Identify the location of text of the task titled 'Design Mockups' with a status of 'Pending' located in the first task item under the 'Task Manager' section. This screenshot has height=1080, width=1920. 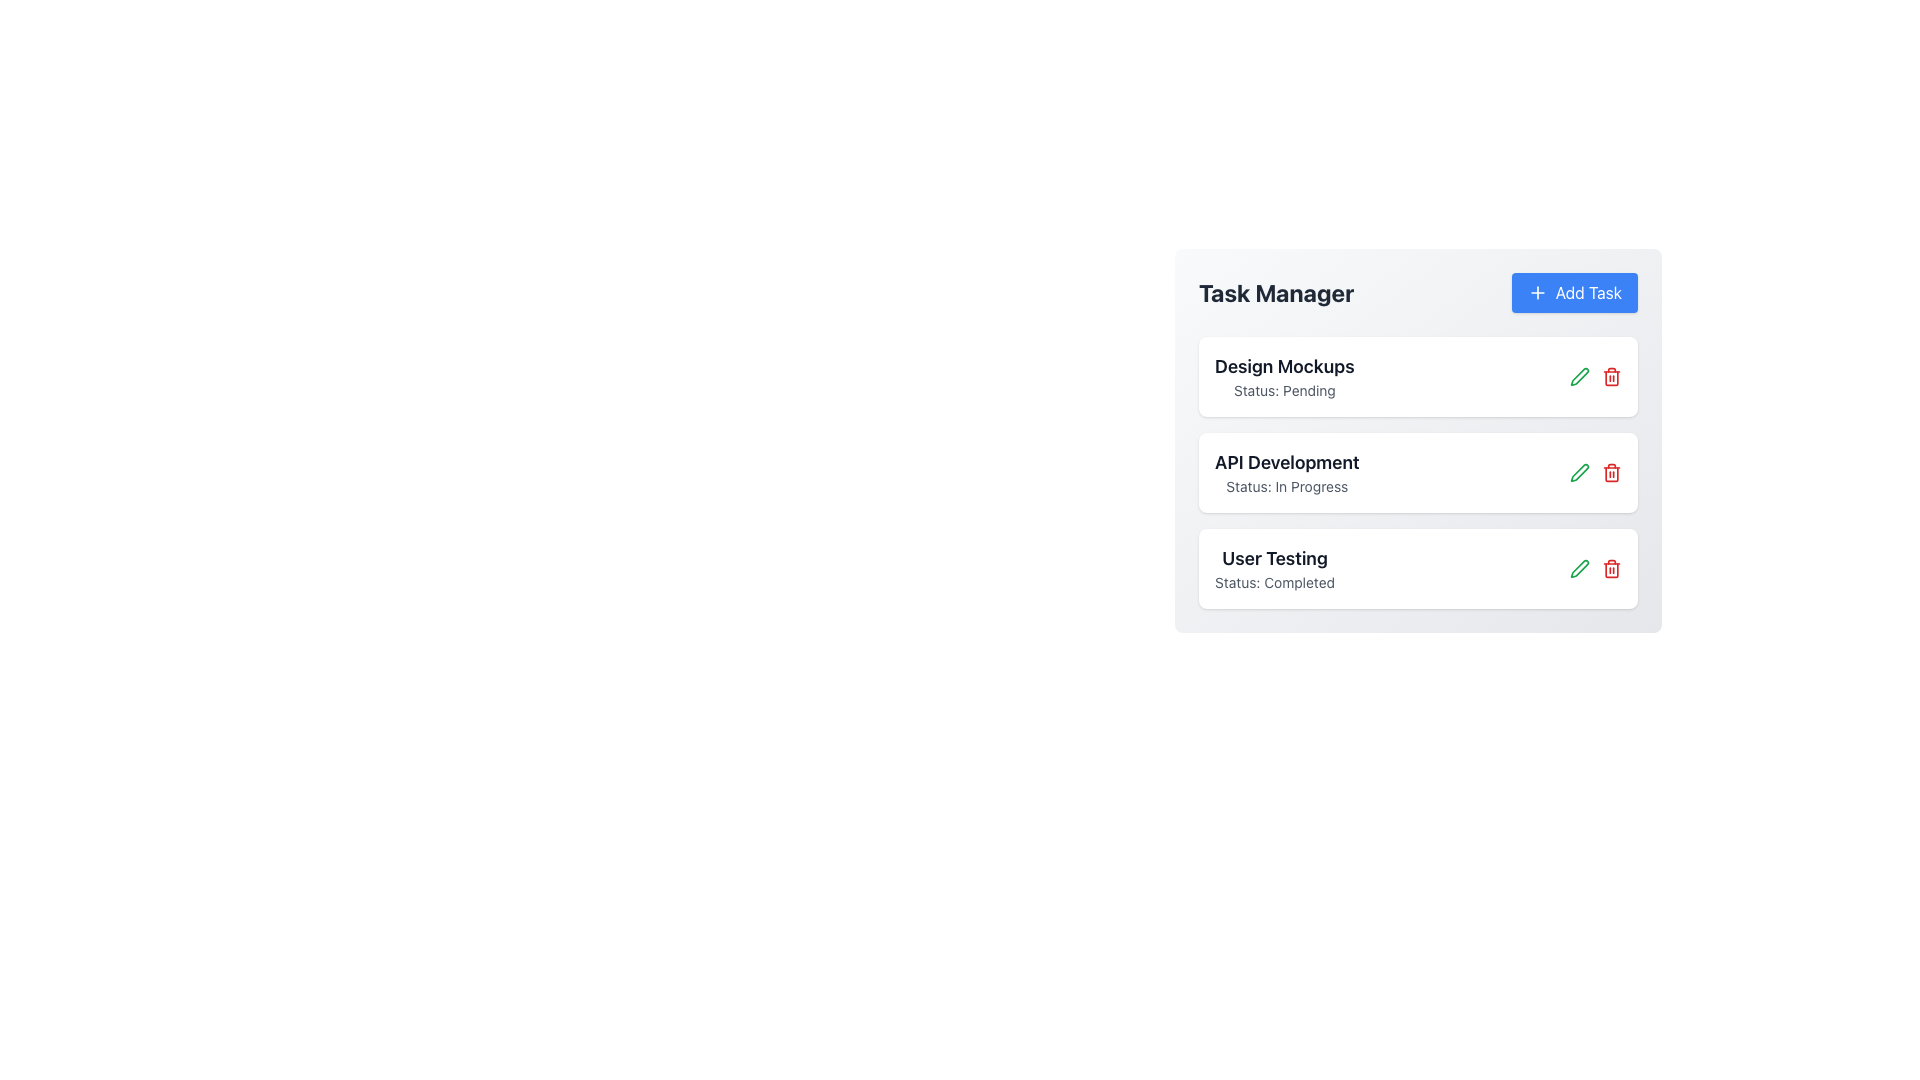
(1284, 377).